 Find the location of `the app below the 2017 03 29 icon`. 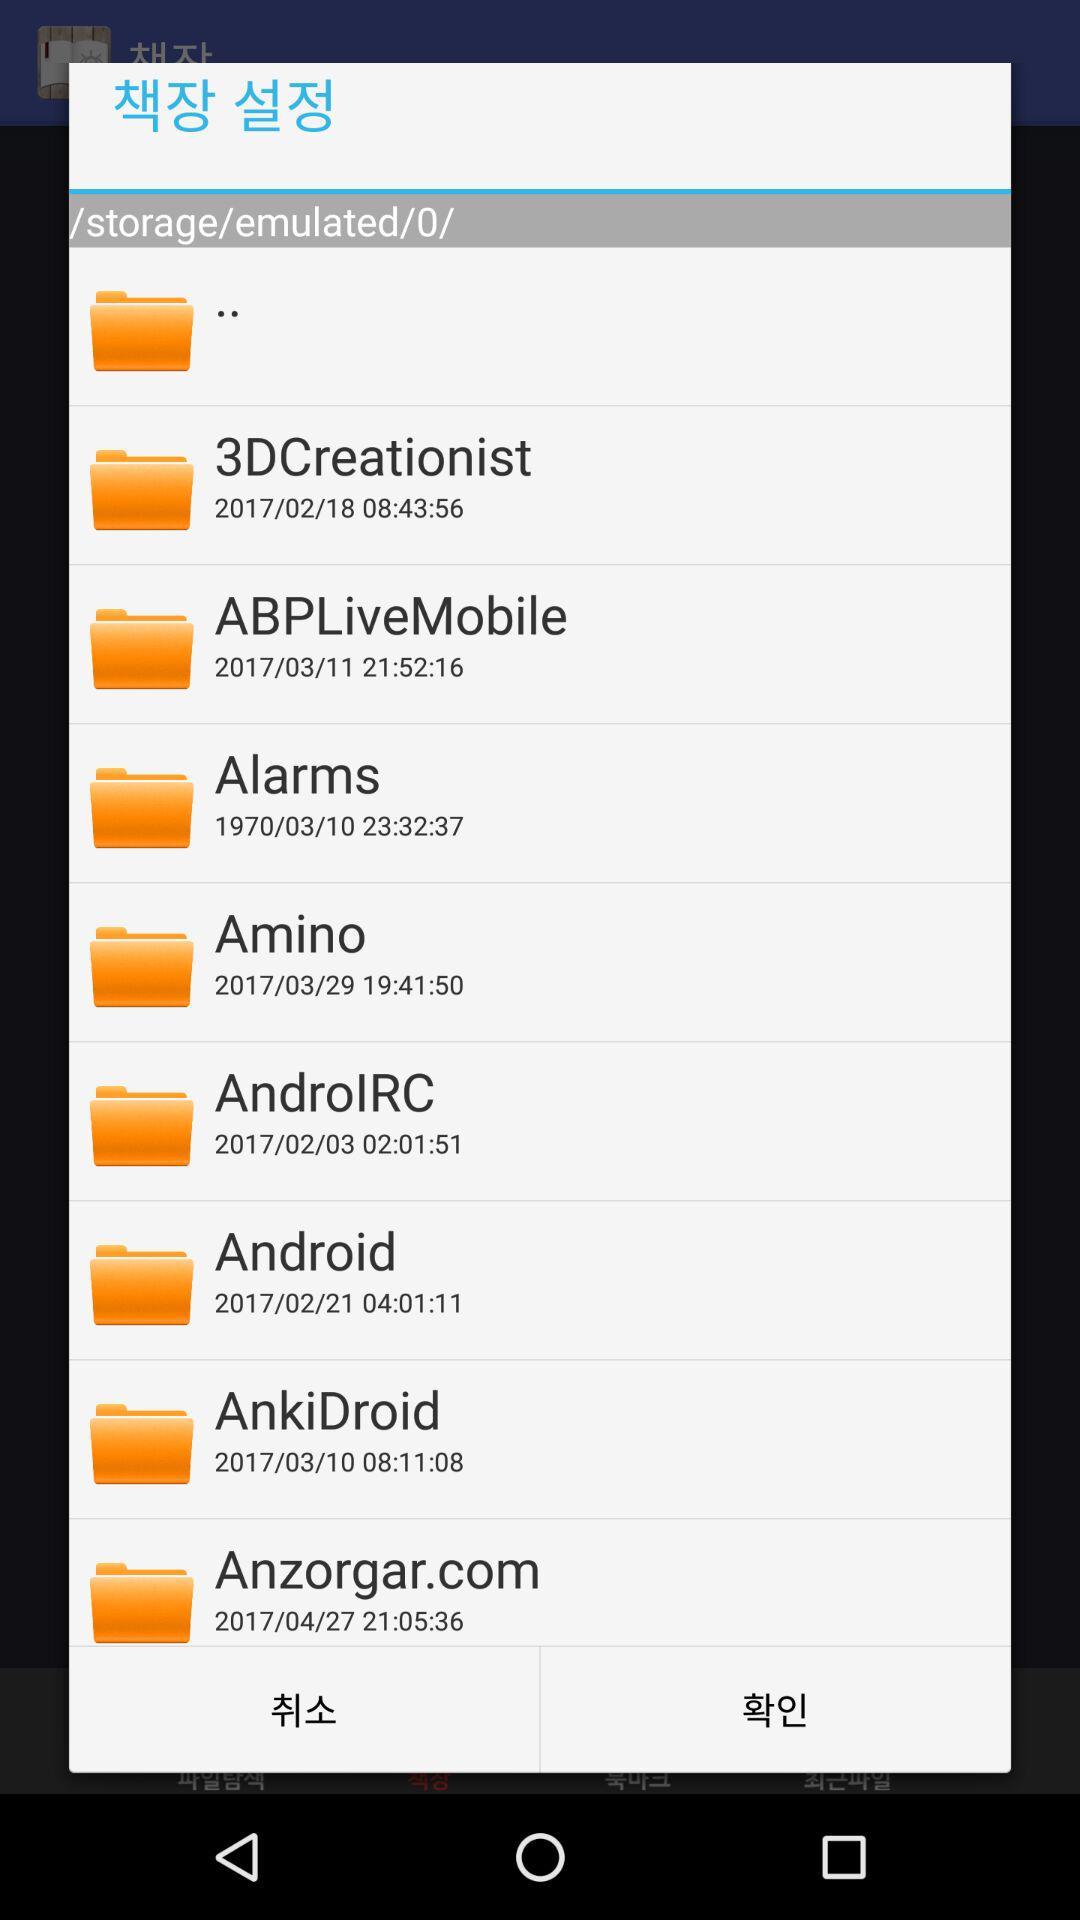

the app below the 2017 03 29 icon is located at coordinates (598, 1089).